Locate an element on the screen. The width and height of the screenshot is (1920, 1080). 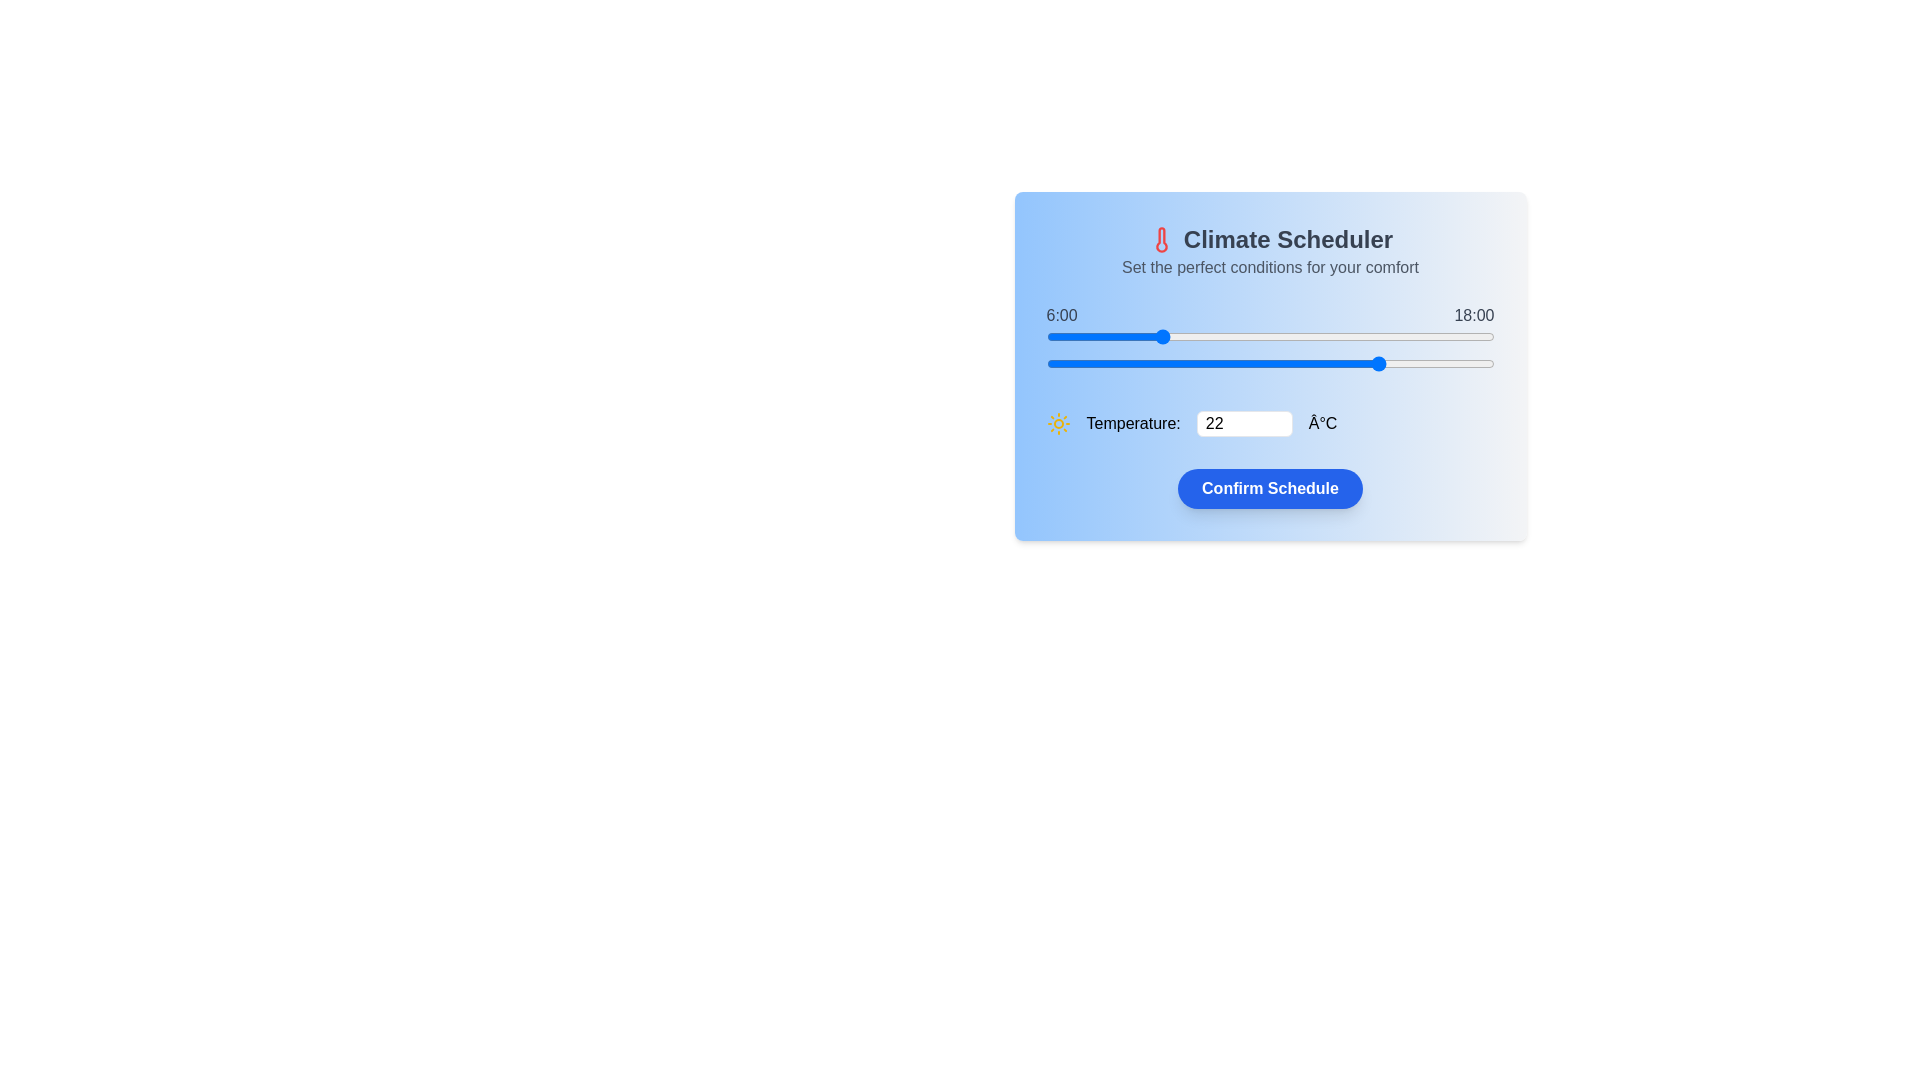
the time on the slider is located at coordinates (1232, 335).